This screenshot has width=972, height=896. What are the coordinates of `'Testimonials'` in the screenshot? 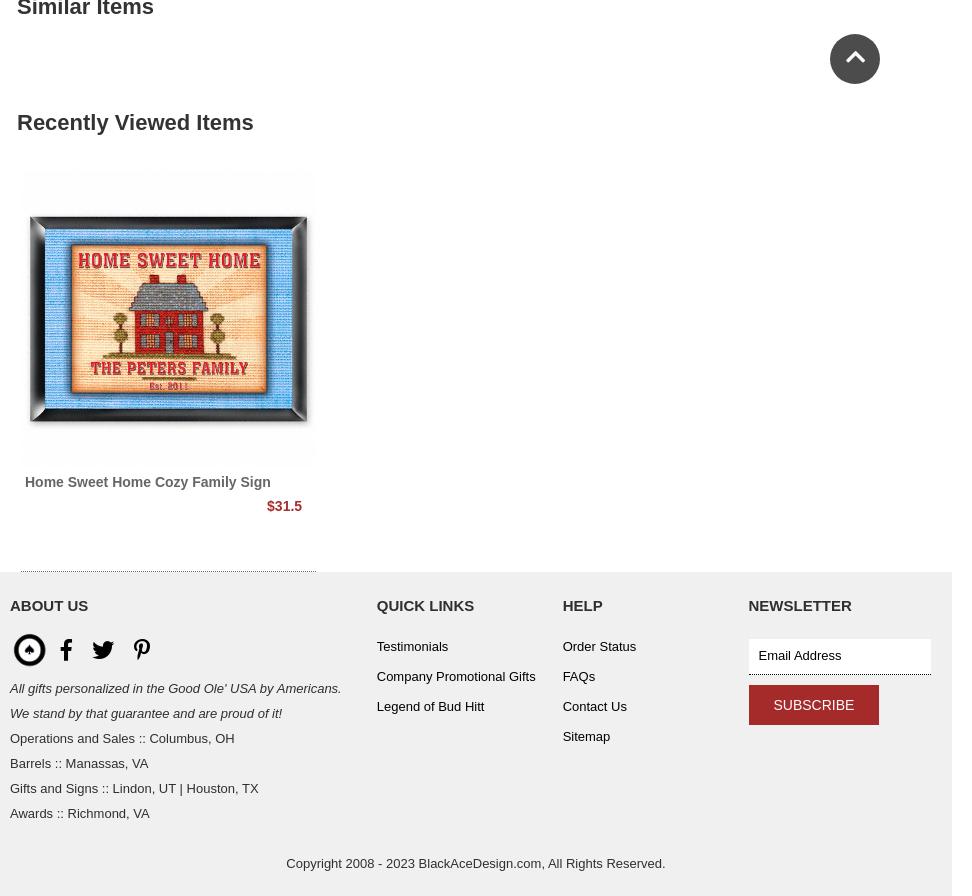 It's located at (375, 646).